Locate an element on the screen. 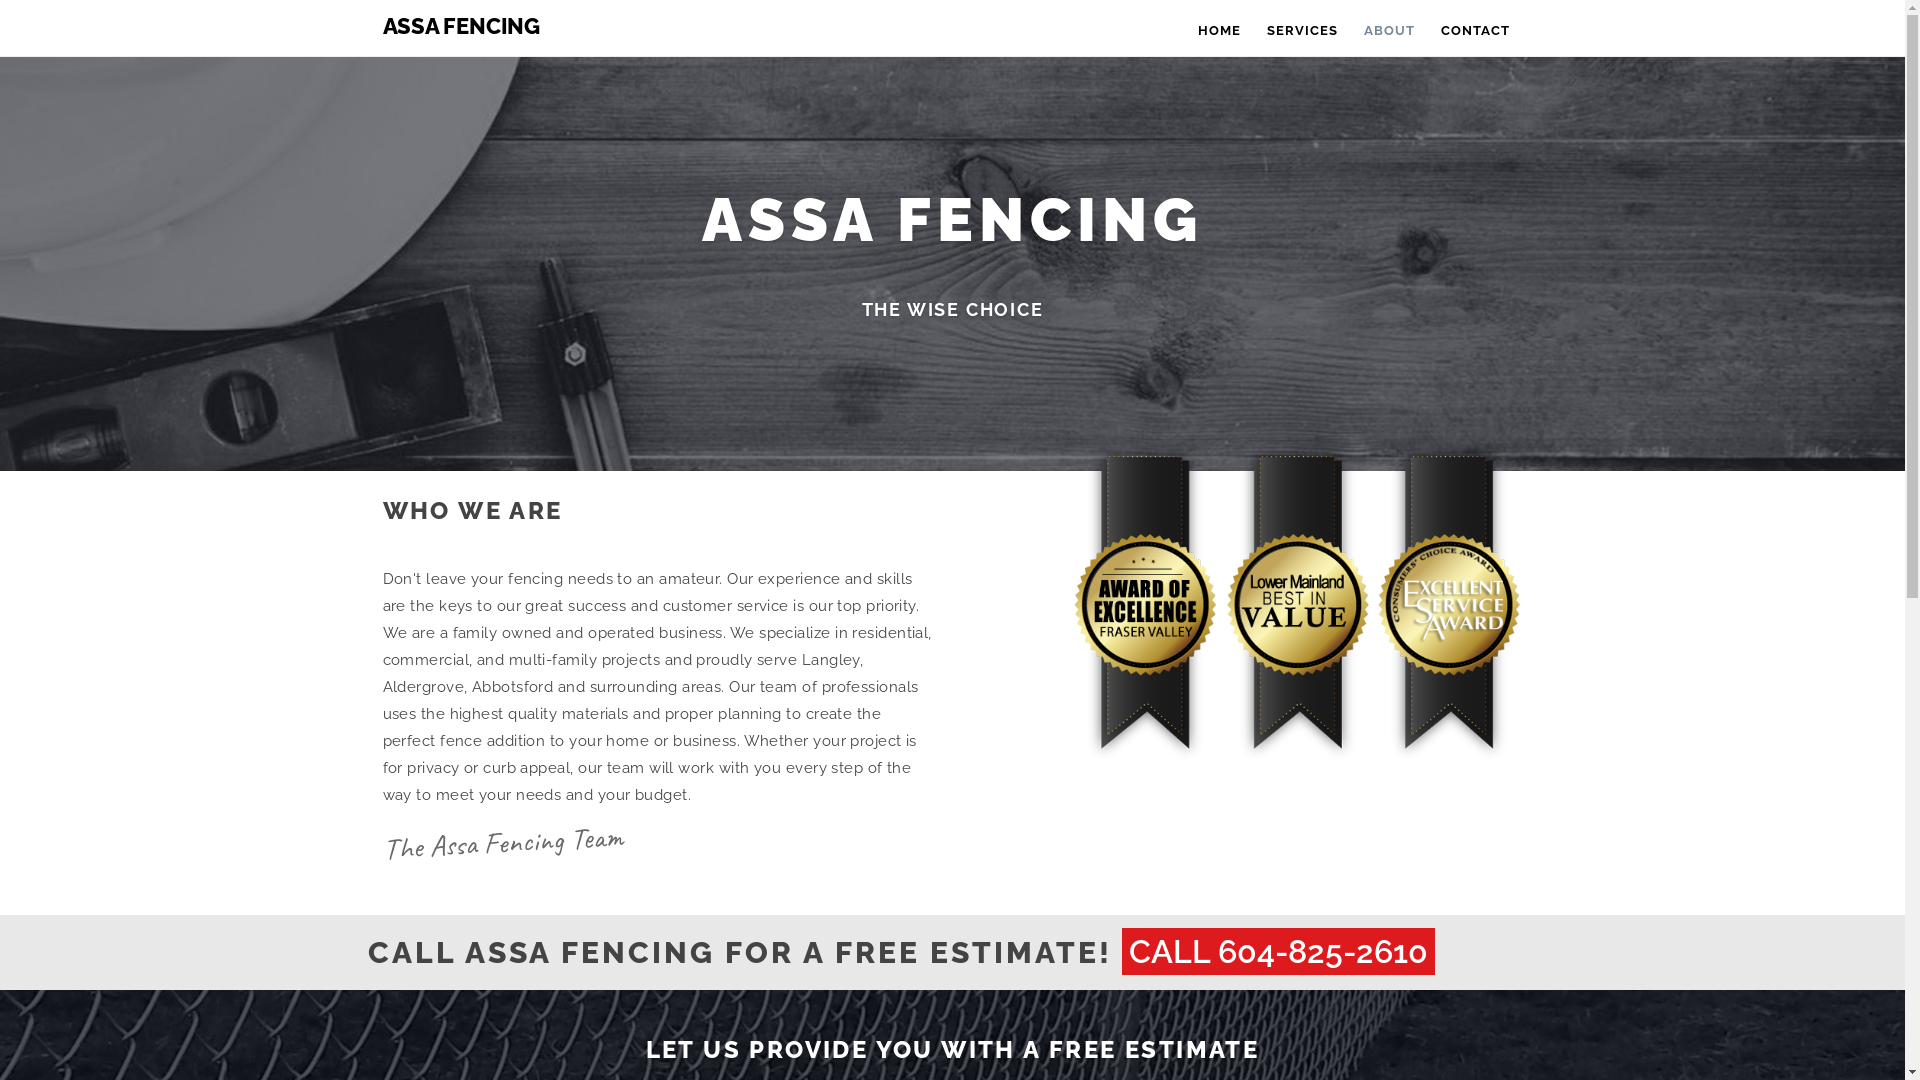 Image resolution: width=1920 pixels, height=1080 pixels. 'SERVICES' is located at coordinates (1302, 27).